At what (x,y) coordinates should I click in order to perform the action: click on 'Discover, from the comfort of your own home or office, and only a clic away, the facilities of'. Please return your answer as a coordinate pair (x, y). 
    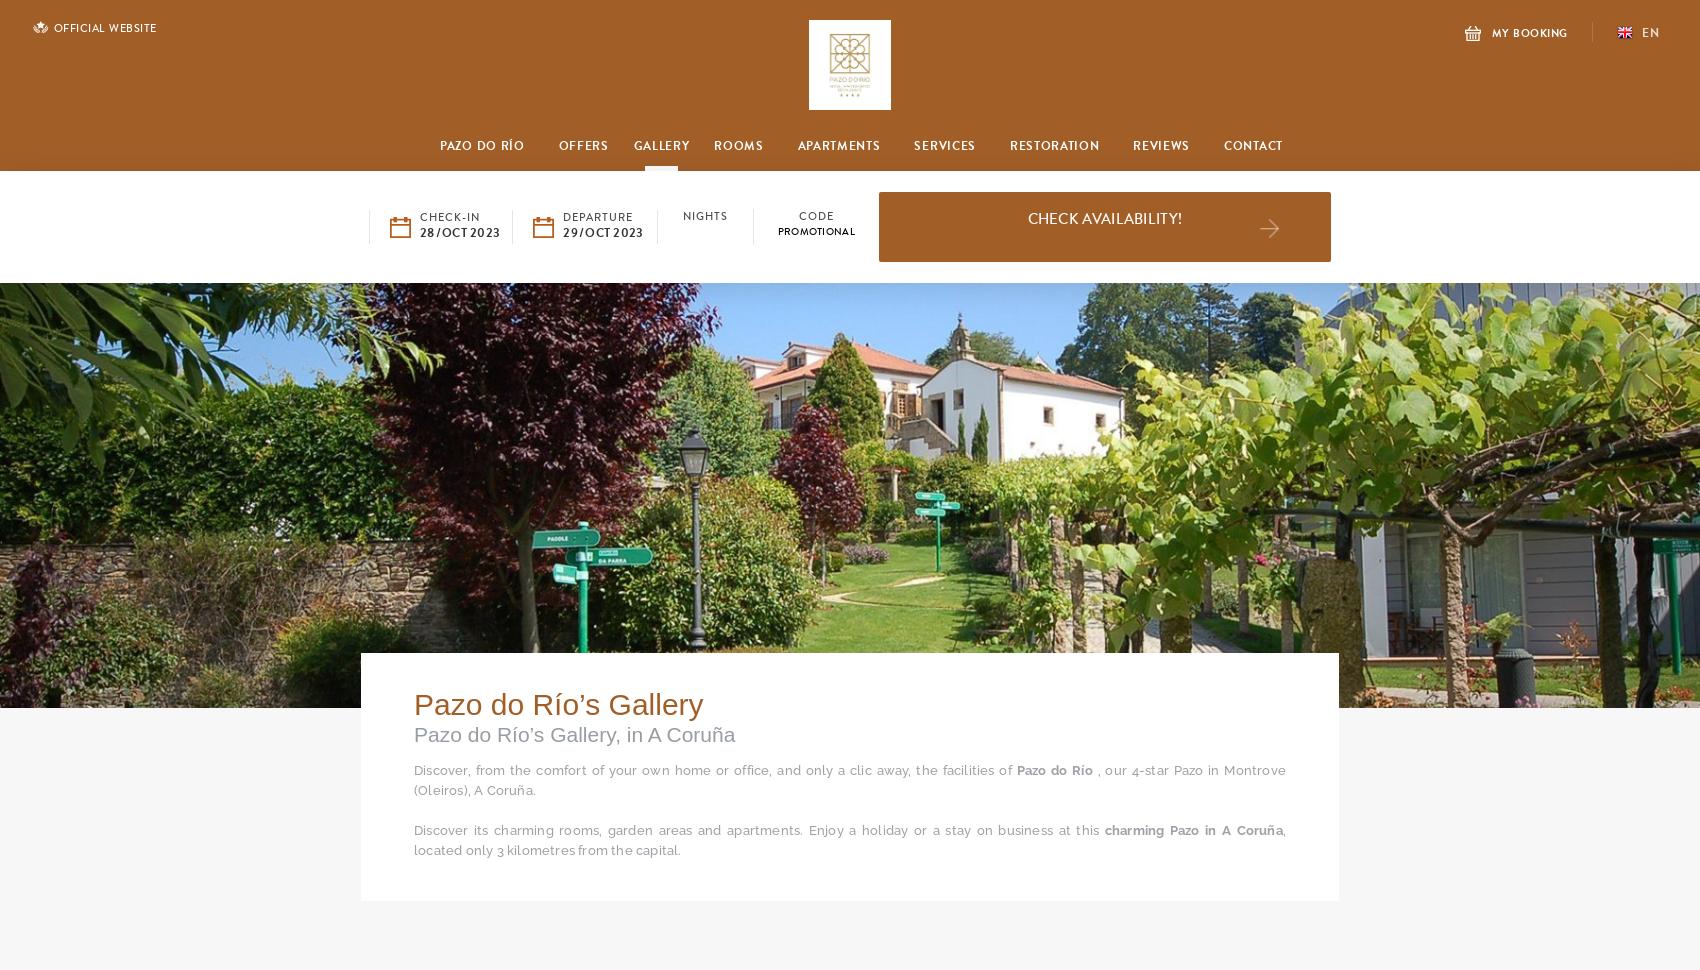
    Looking at the image, I should click on (715, 769).